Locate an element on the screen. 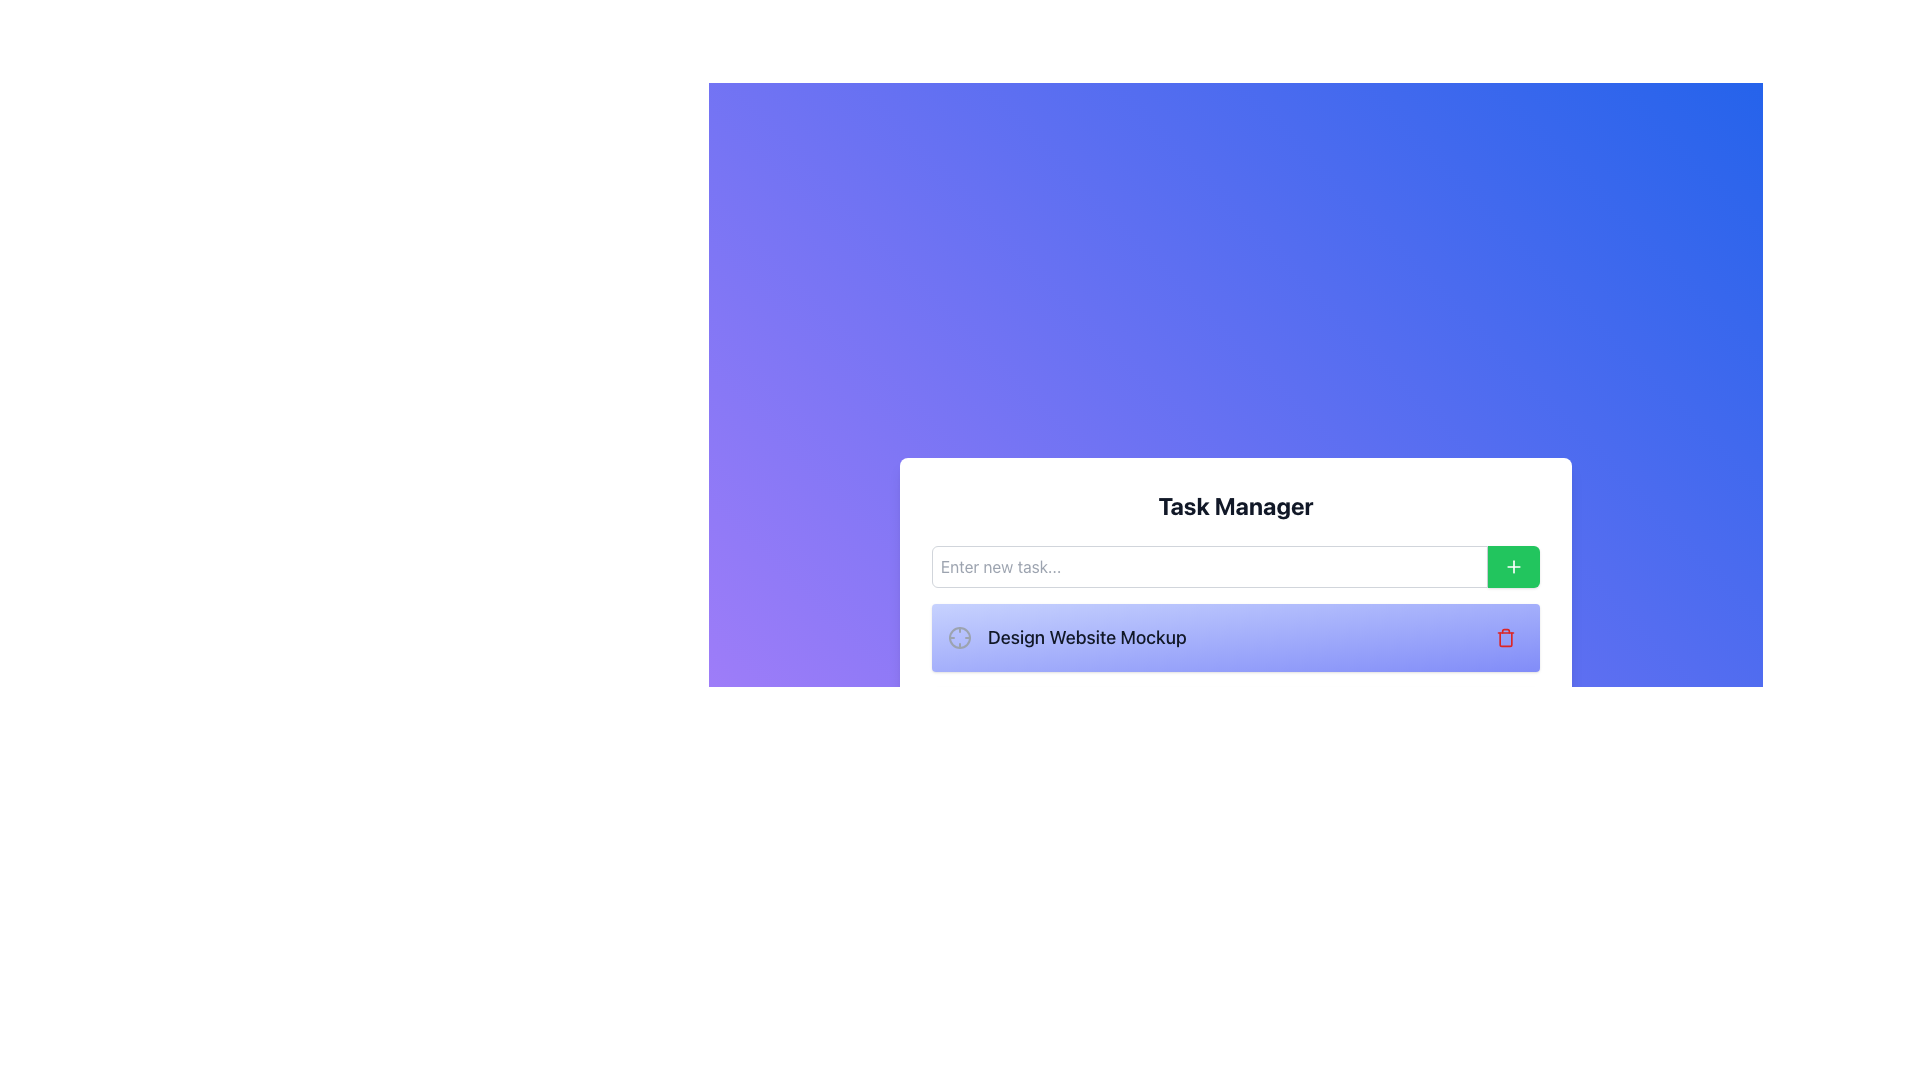 The width and height of the screenshot is (1920, 1080). the 'Add Task' button located at the right end of the input field in the task manager interface is located at coordinates (1513, 567).